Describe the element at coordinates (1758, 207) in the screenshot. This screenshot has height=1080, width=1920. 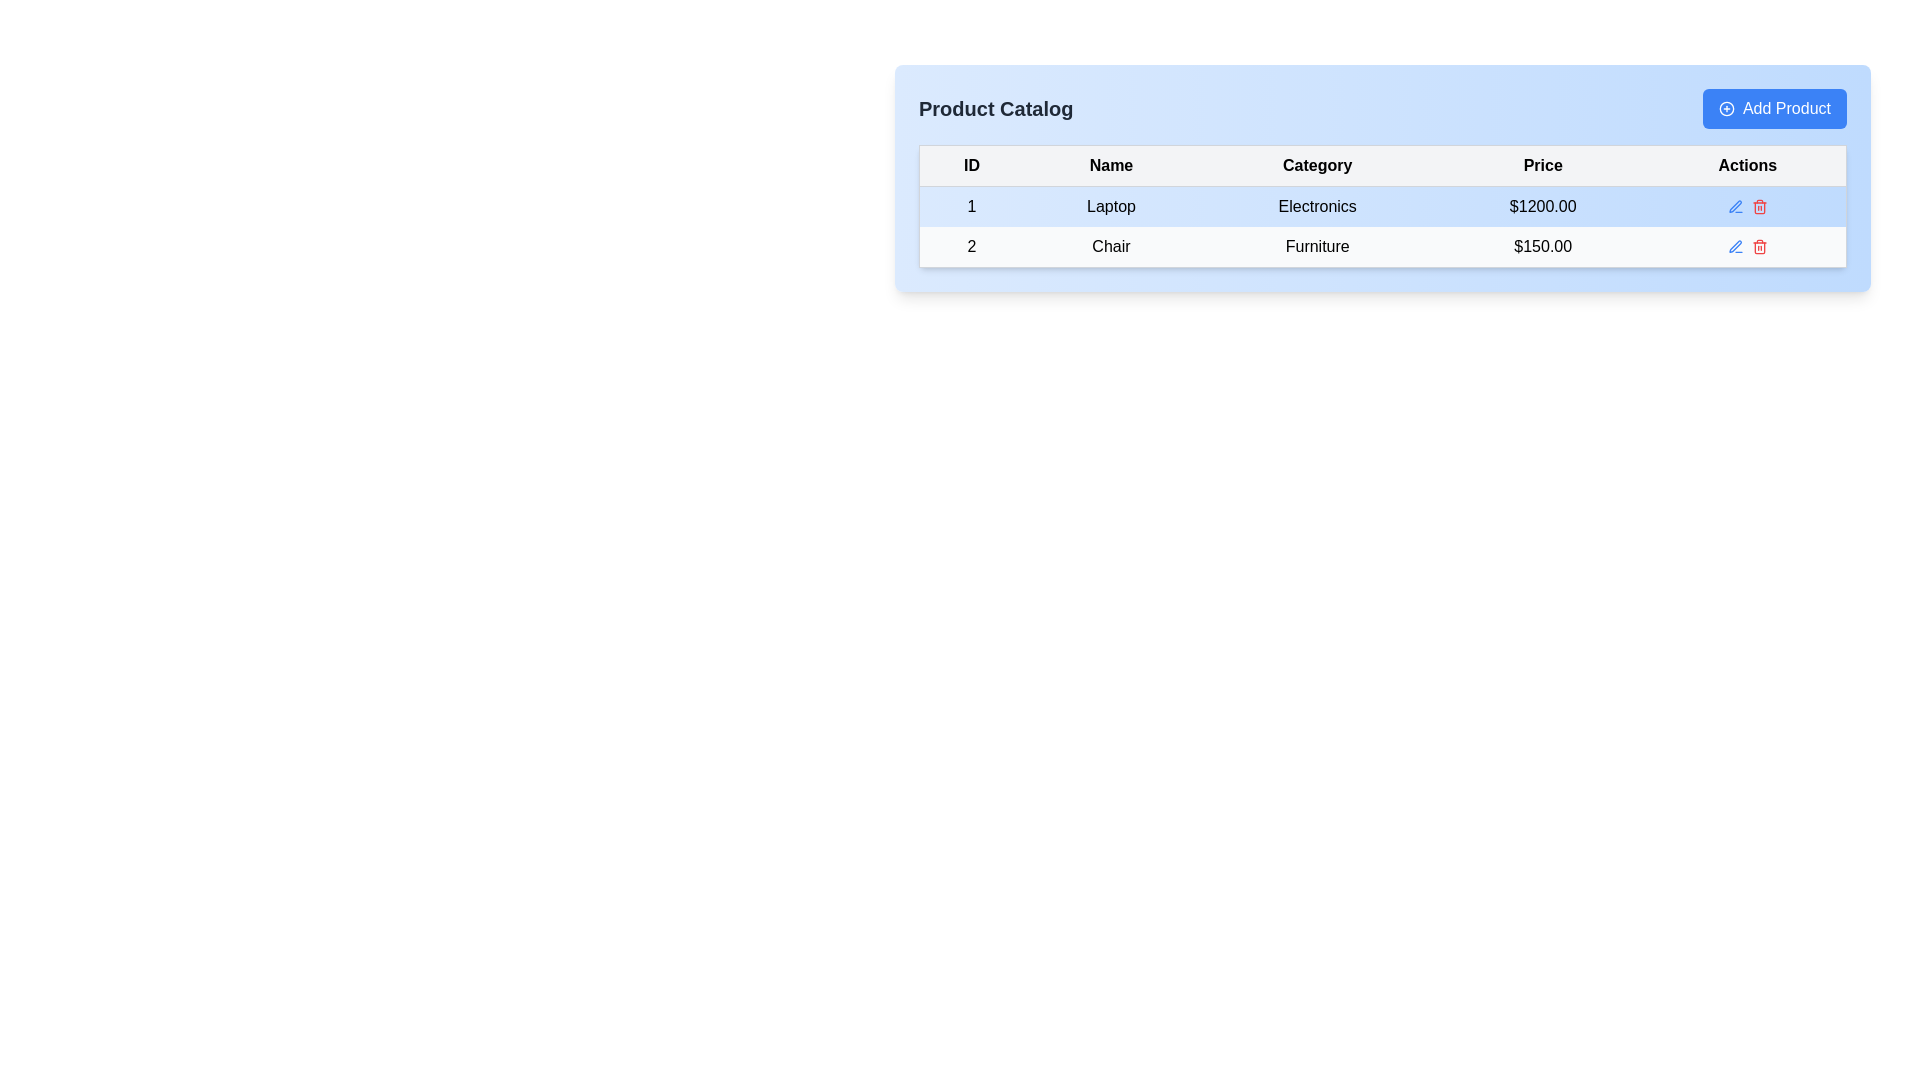
I see `keyboard navigation` at that location.